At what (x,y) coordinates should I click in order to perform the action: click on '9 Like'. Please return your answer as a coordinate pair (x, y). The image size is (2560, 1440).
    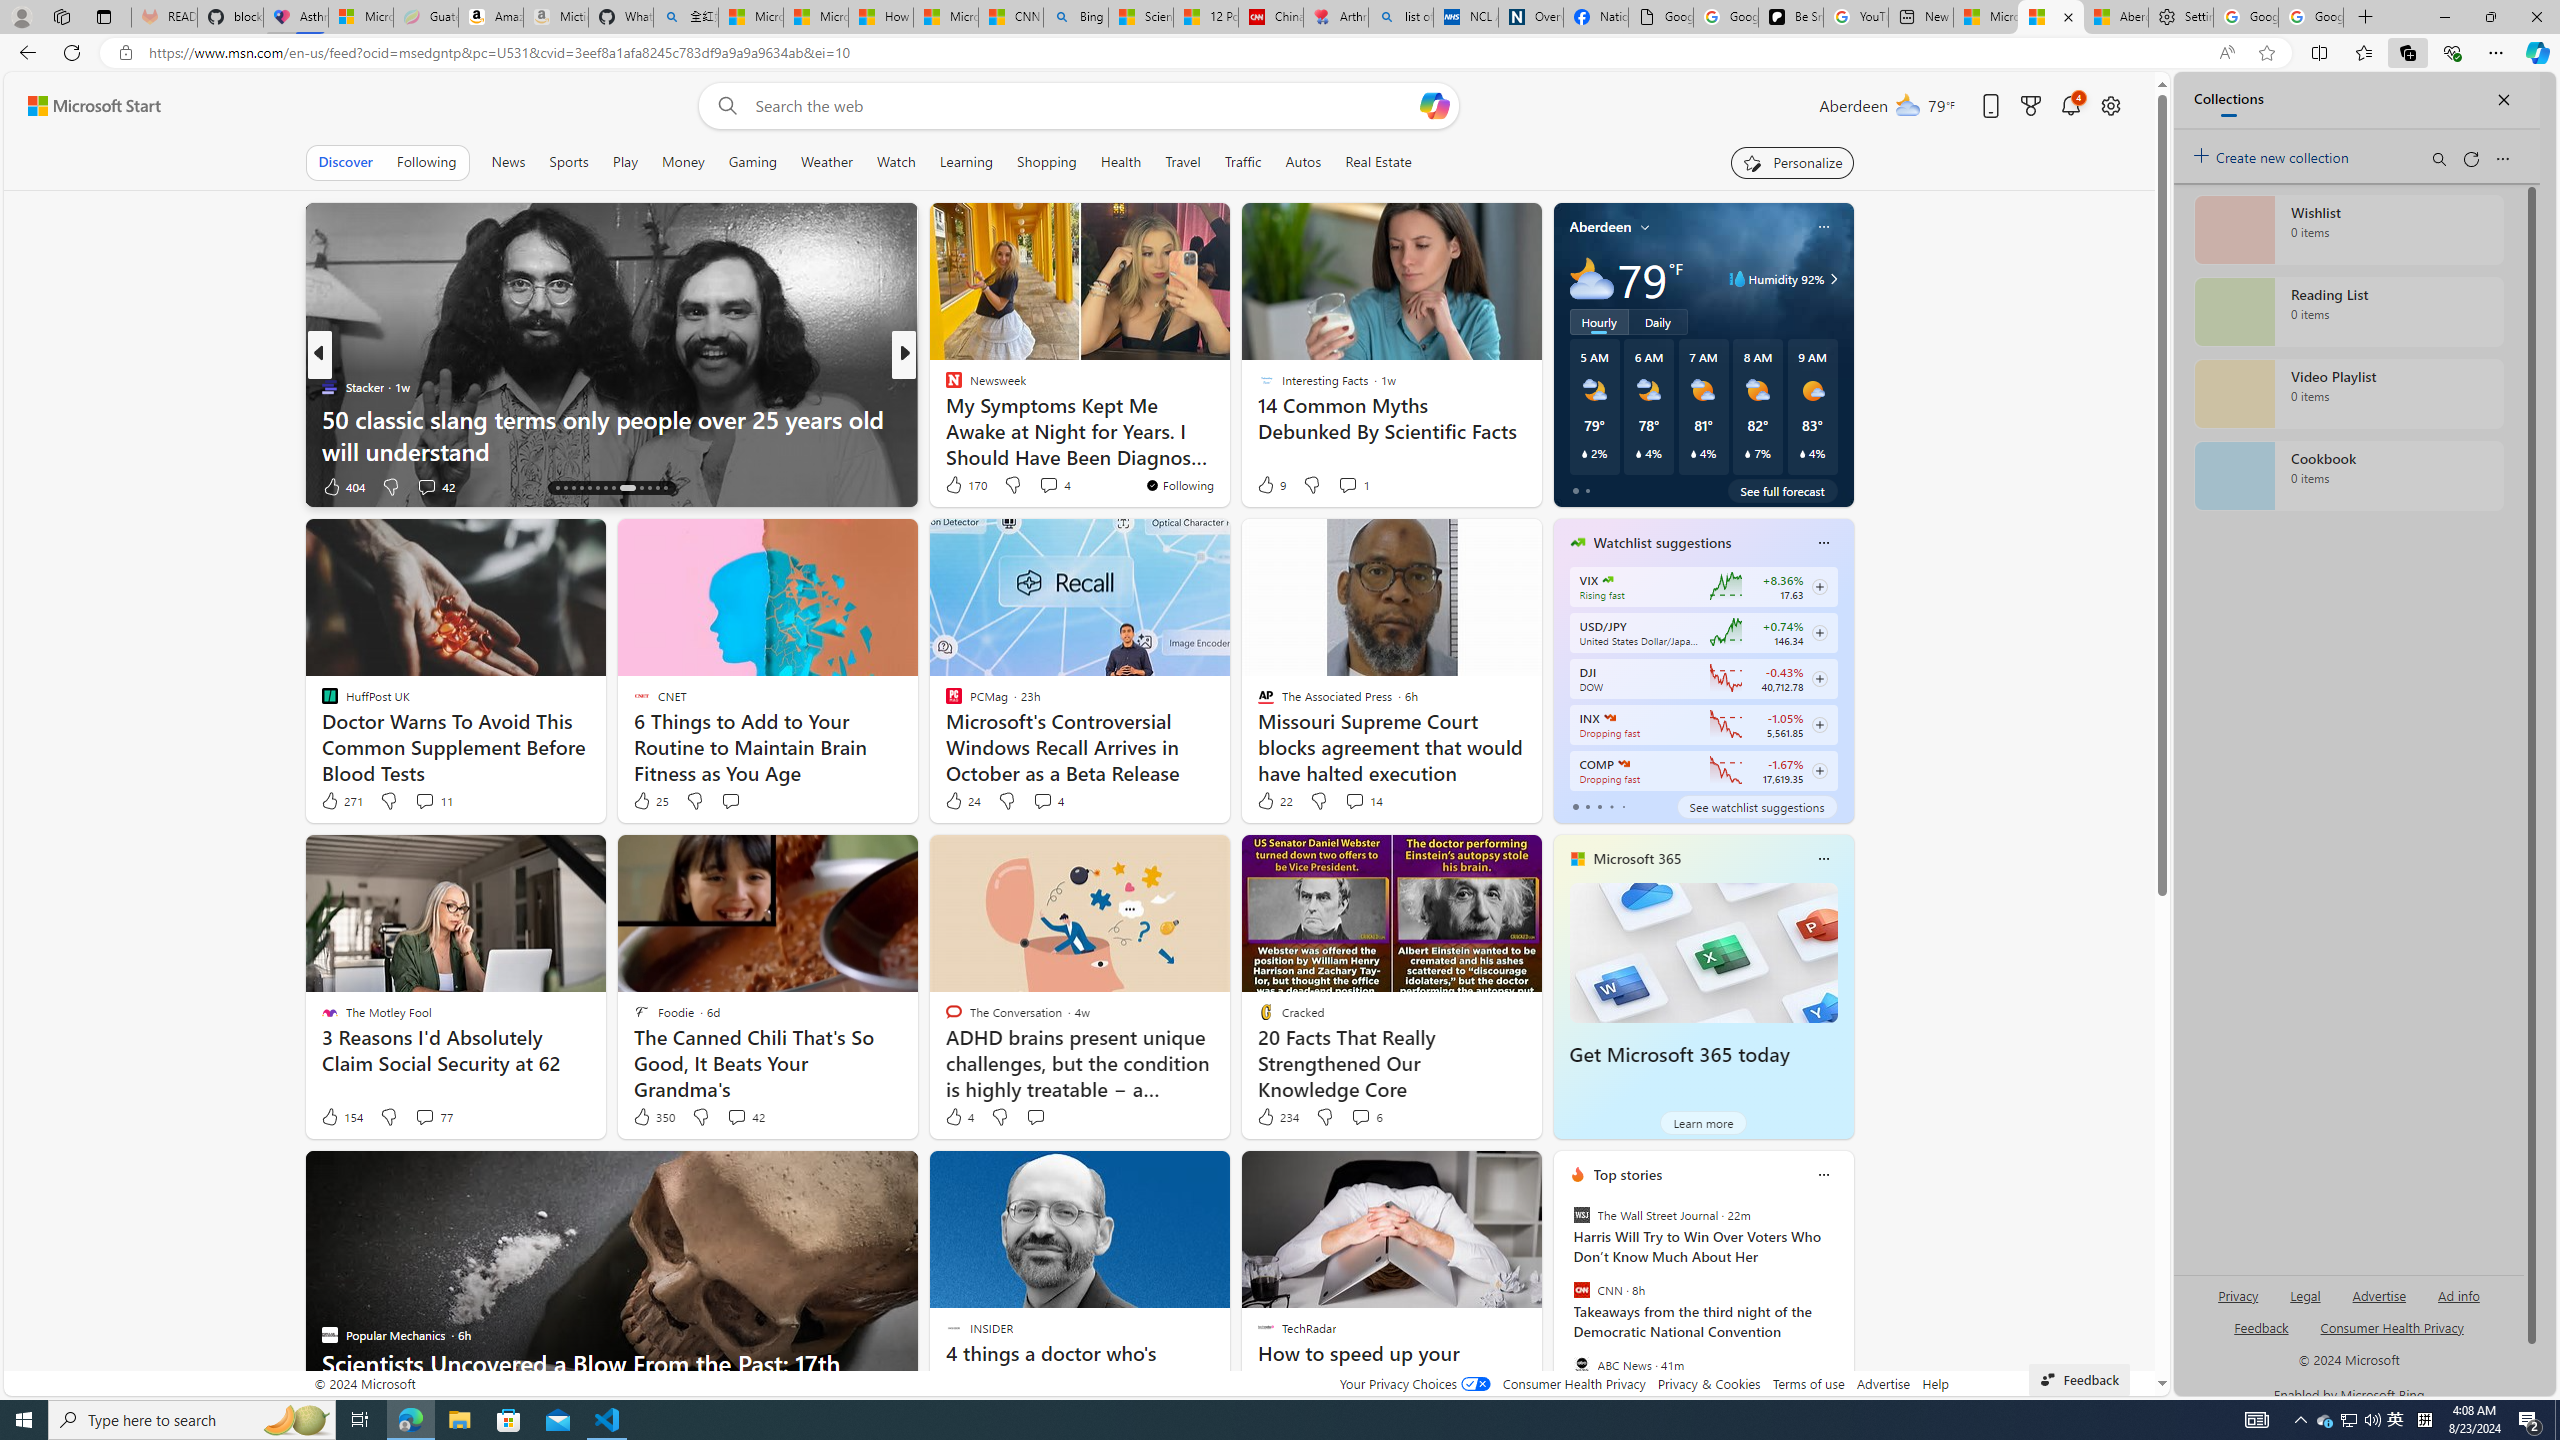
    Looking at the image, I should click on (1268, 485).